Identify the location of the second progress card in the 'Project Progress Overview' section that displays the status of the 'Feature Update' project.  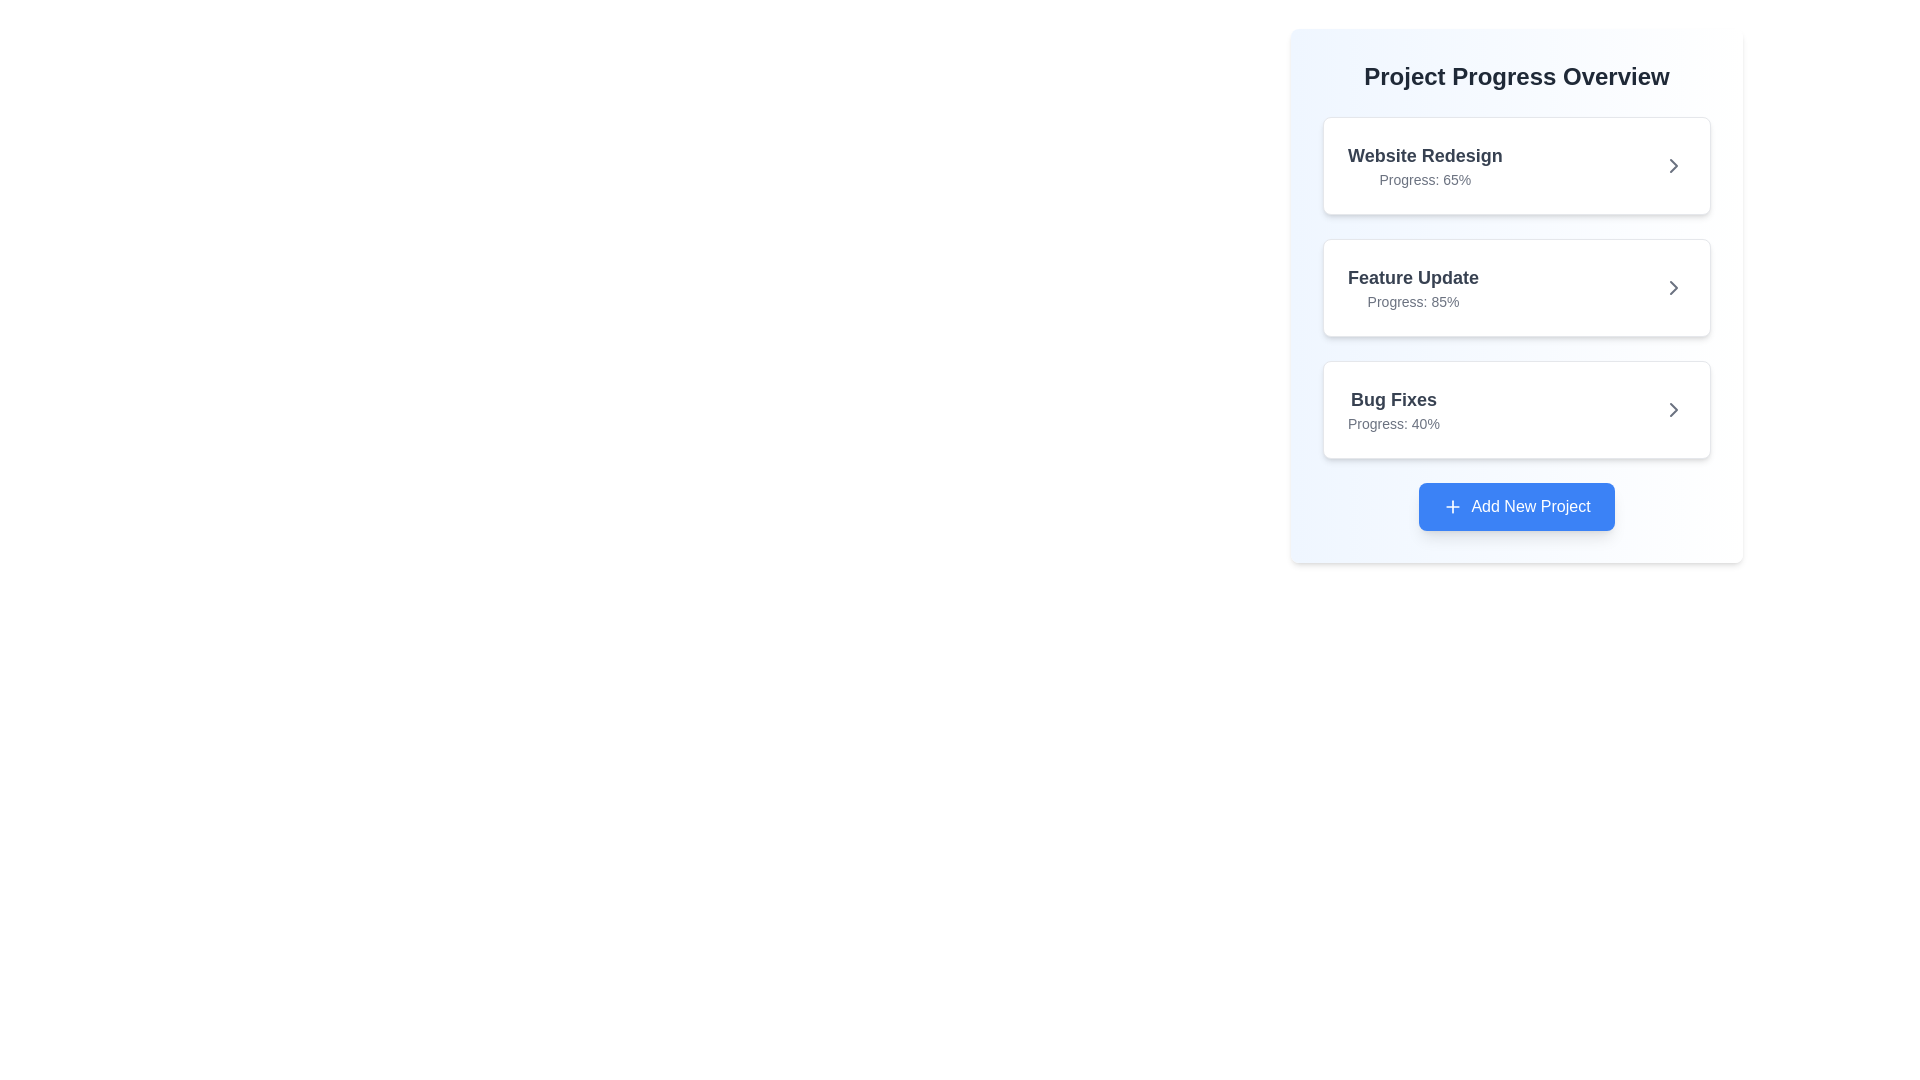
(1516, 296).